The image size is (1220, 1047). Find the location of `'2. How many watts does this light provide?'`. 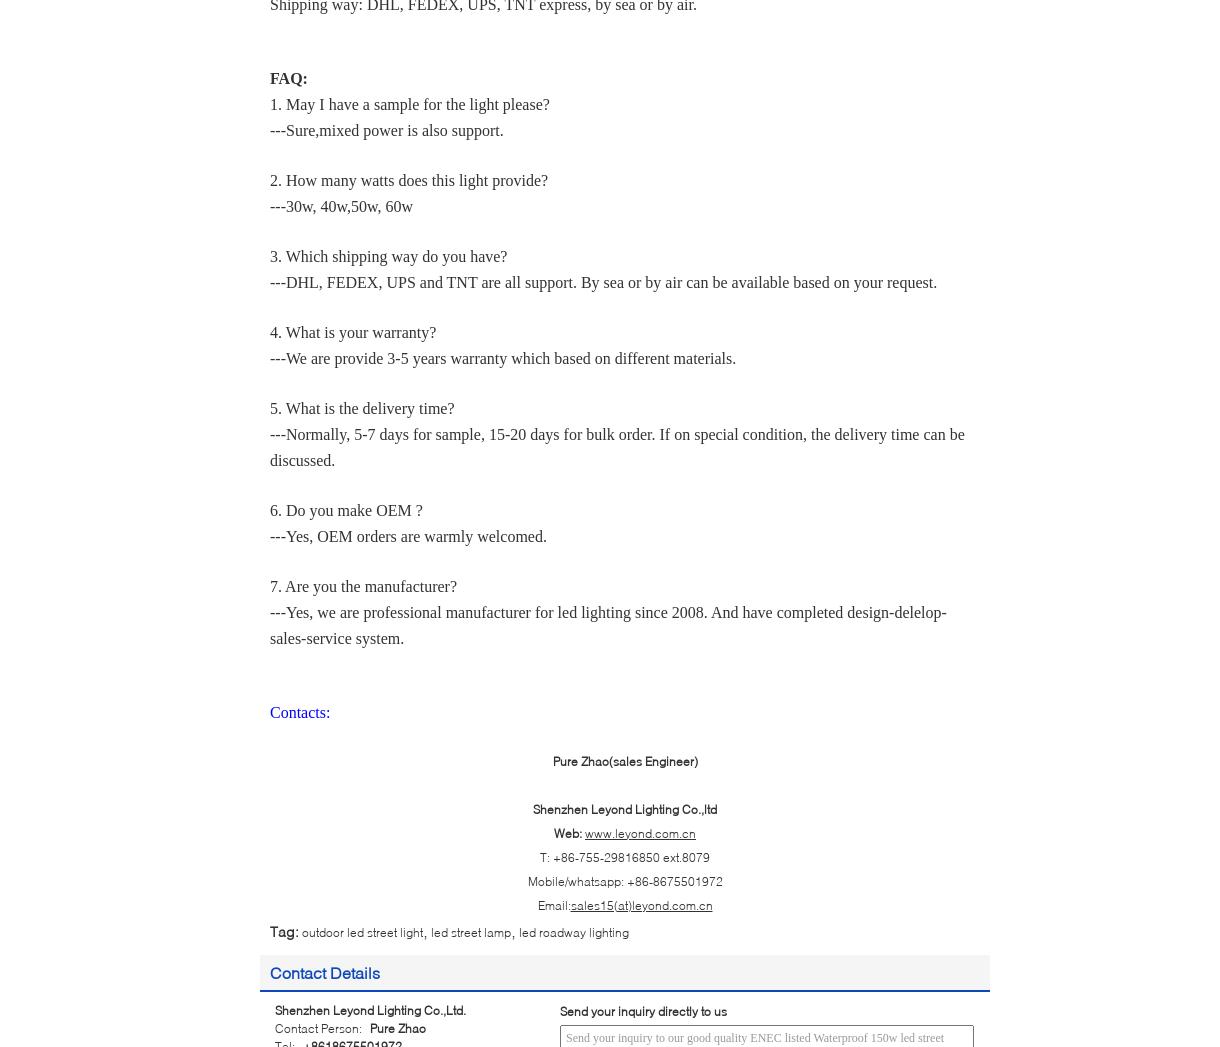

'2. How many watts does this light provide?' is located at coordinates (268, 179).